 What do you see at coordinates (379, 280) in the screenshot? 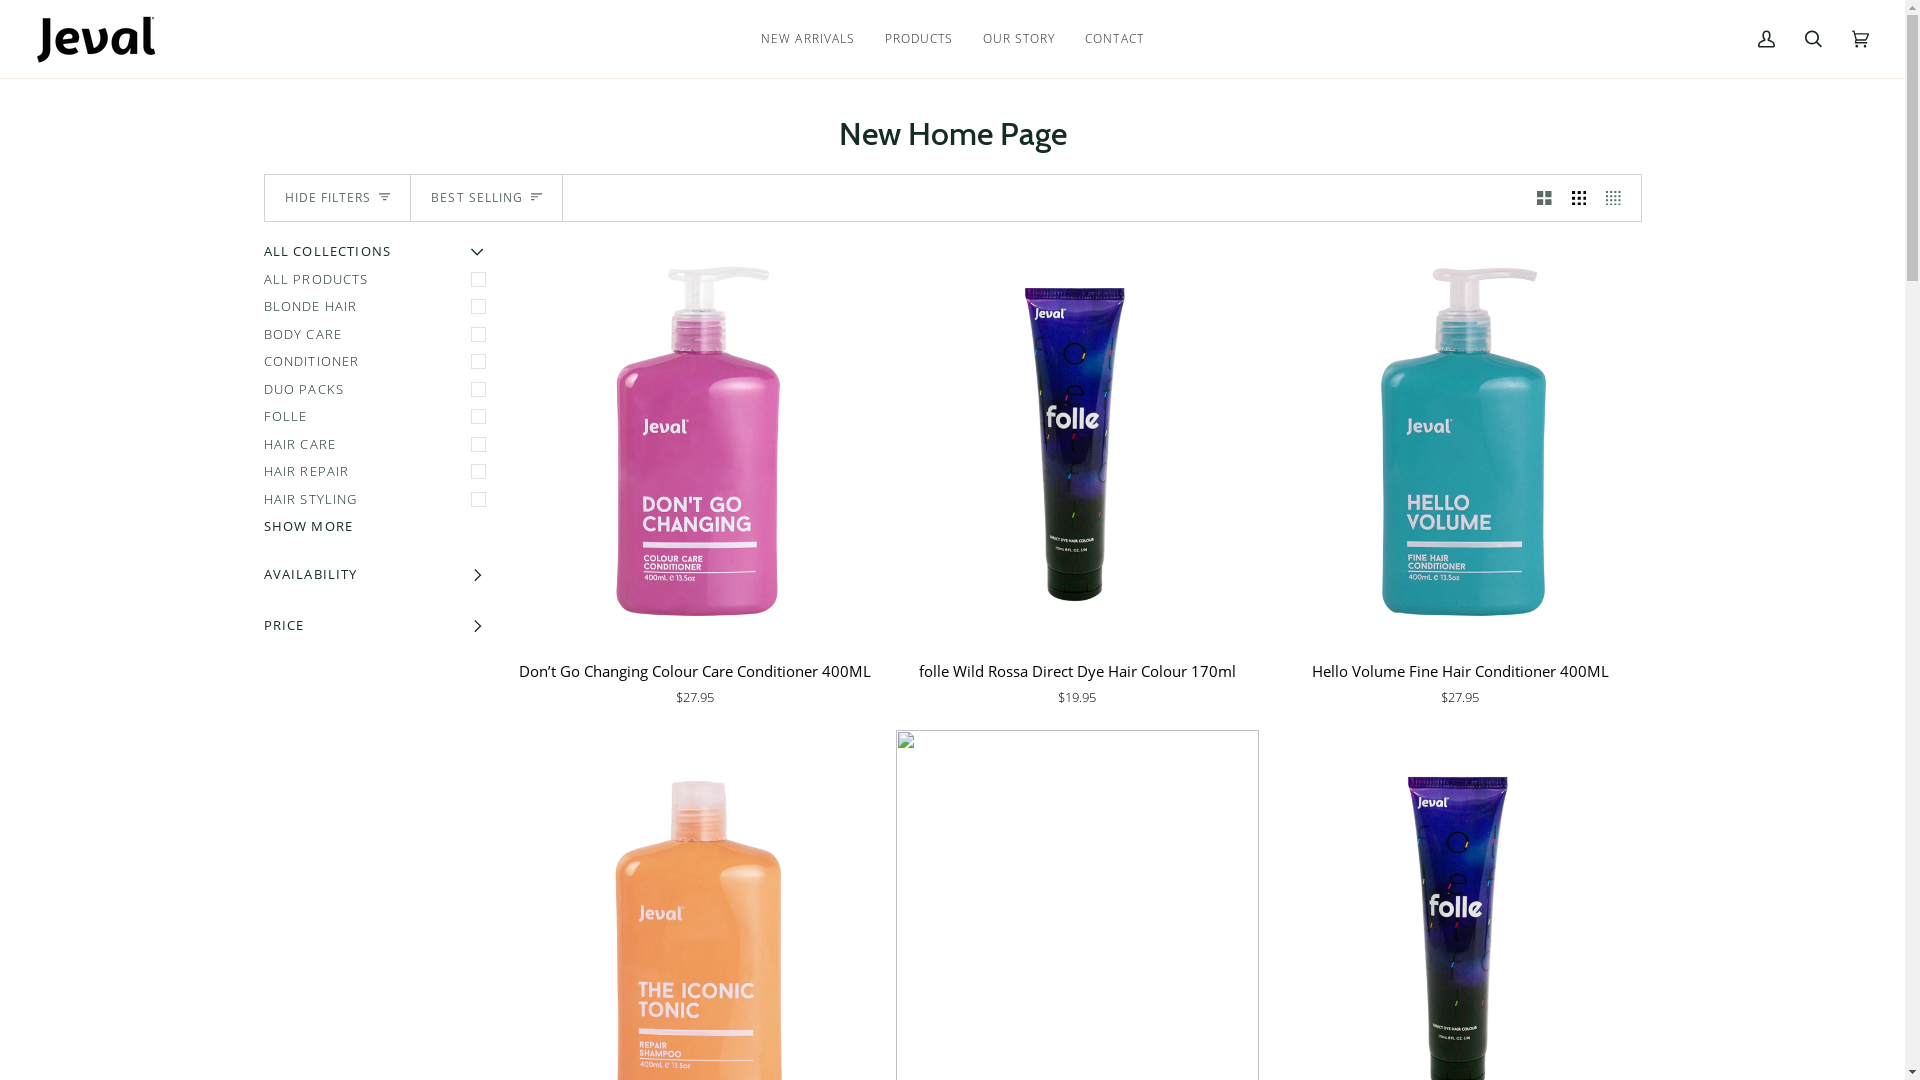
I see `'ALL PRODUCTS'` at bounding box center [379, 280].